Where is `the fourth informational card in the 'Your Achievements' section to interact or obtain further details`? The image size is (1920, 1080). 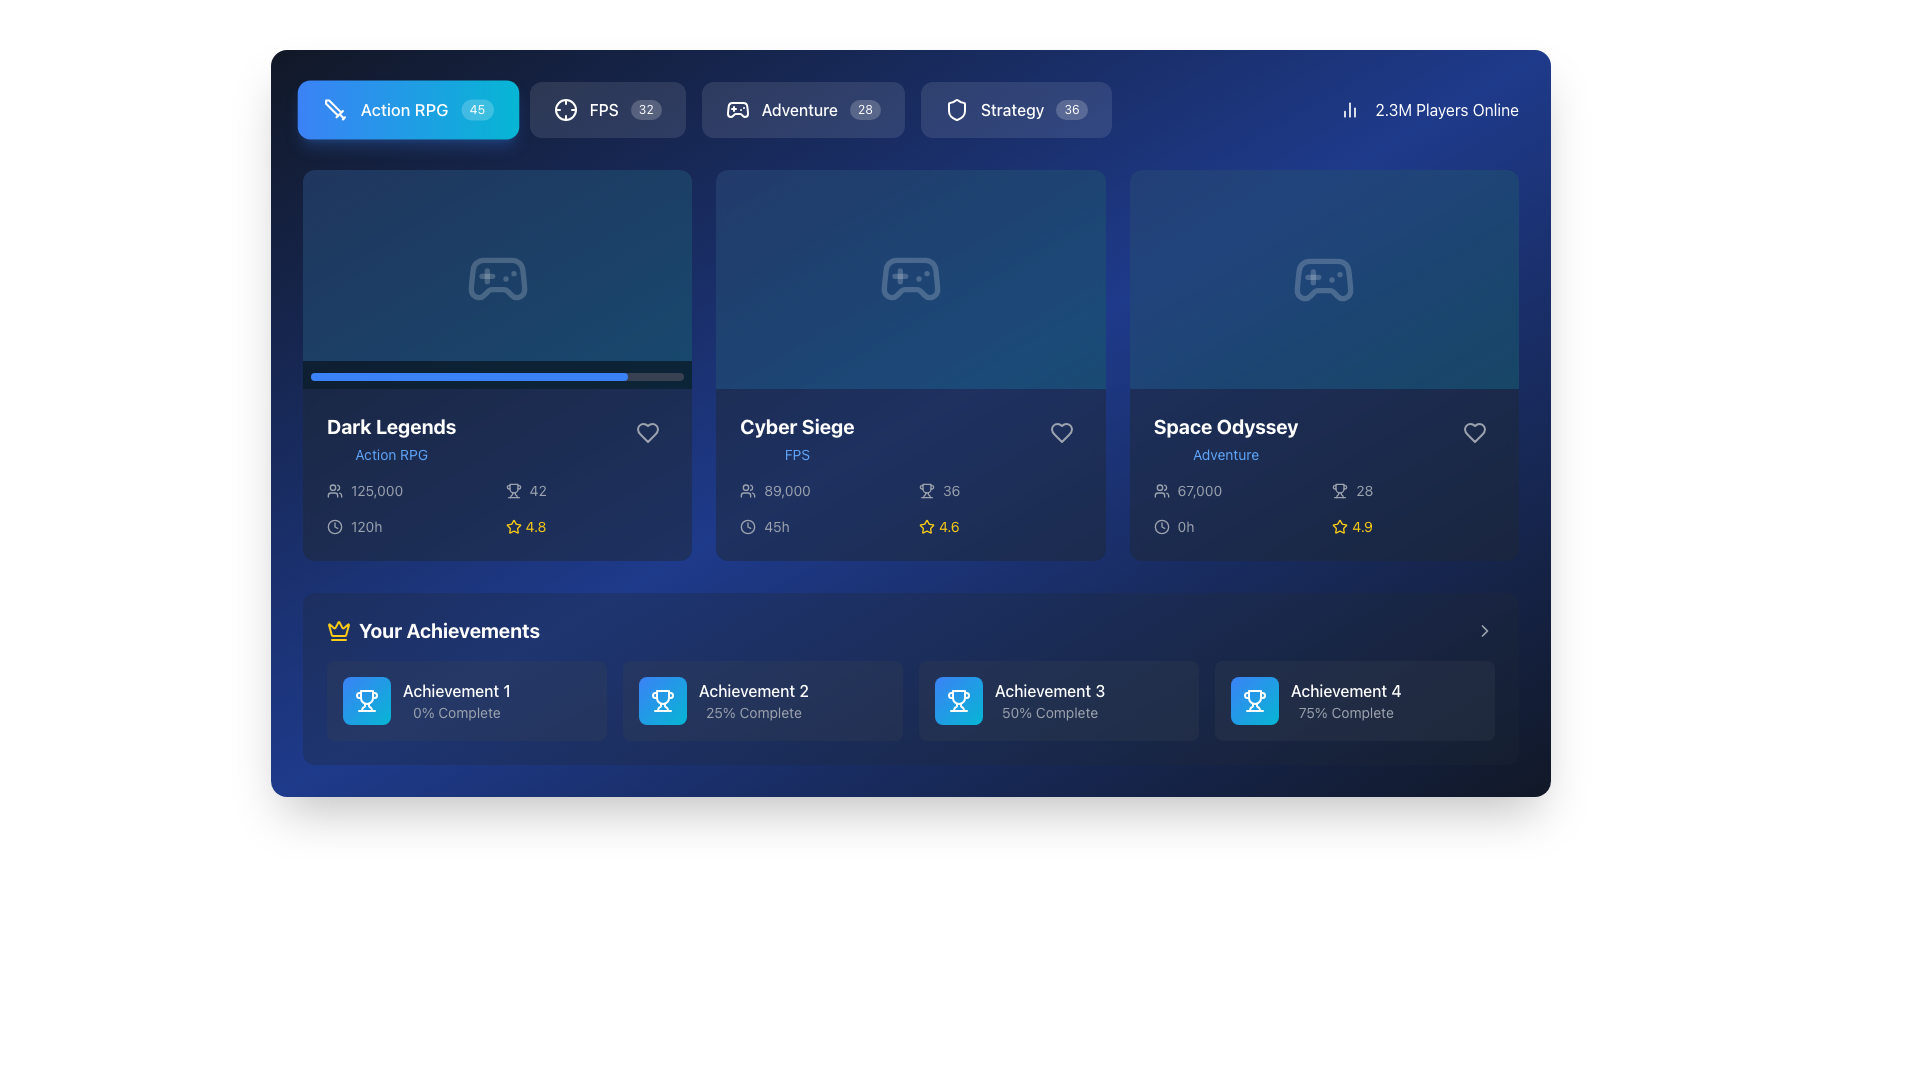
the fourth informational card in the 'Your Achievements' section to interact or obtain further details is located at coordinates (1354, 700).